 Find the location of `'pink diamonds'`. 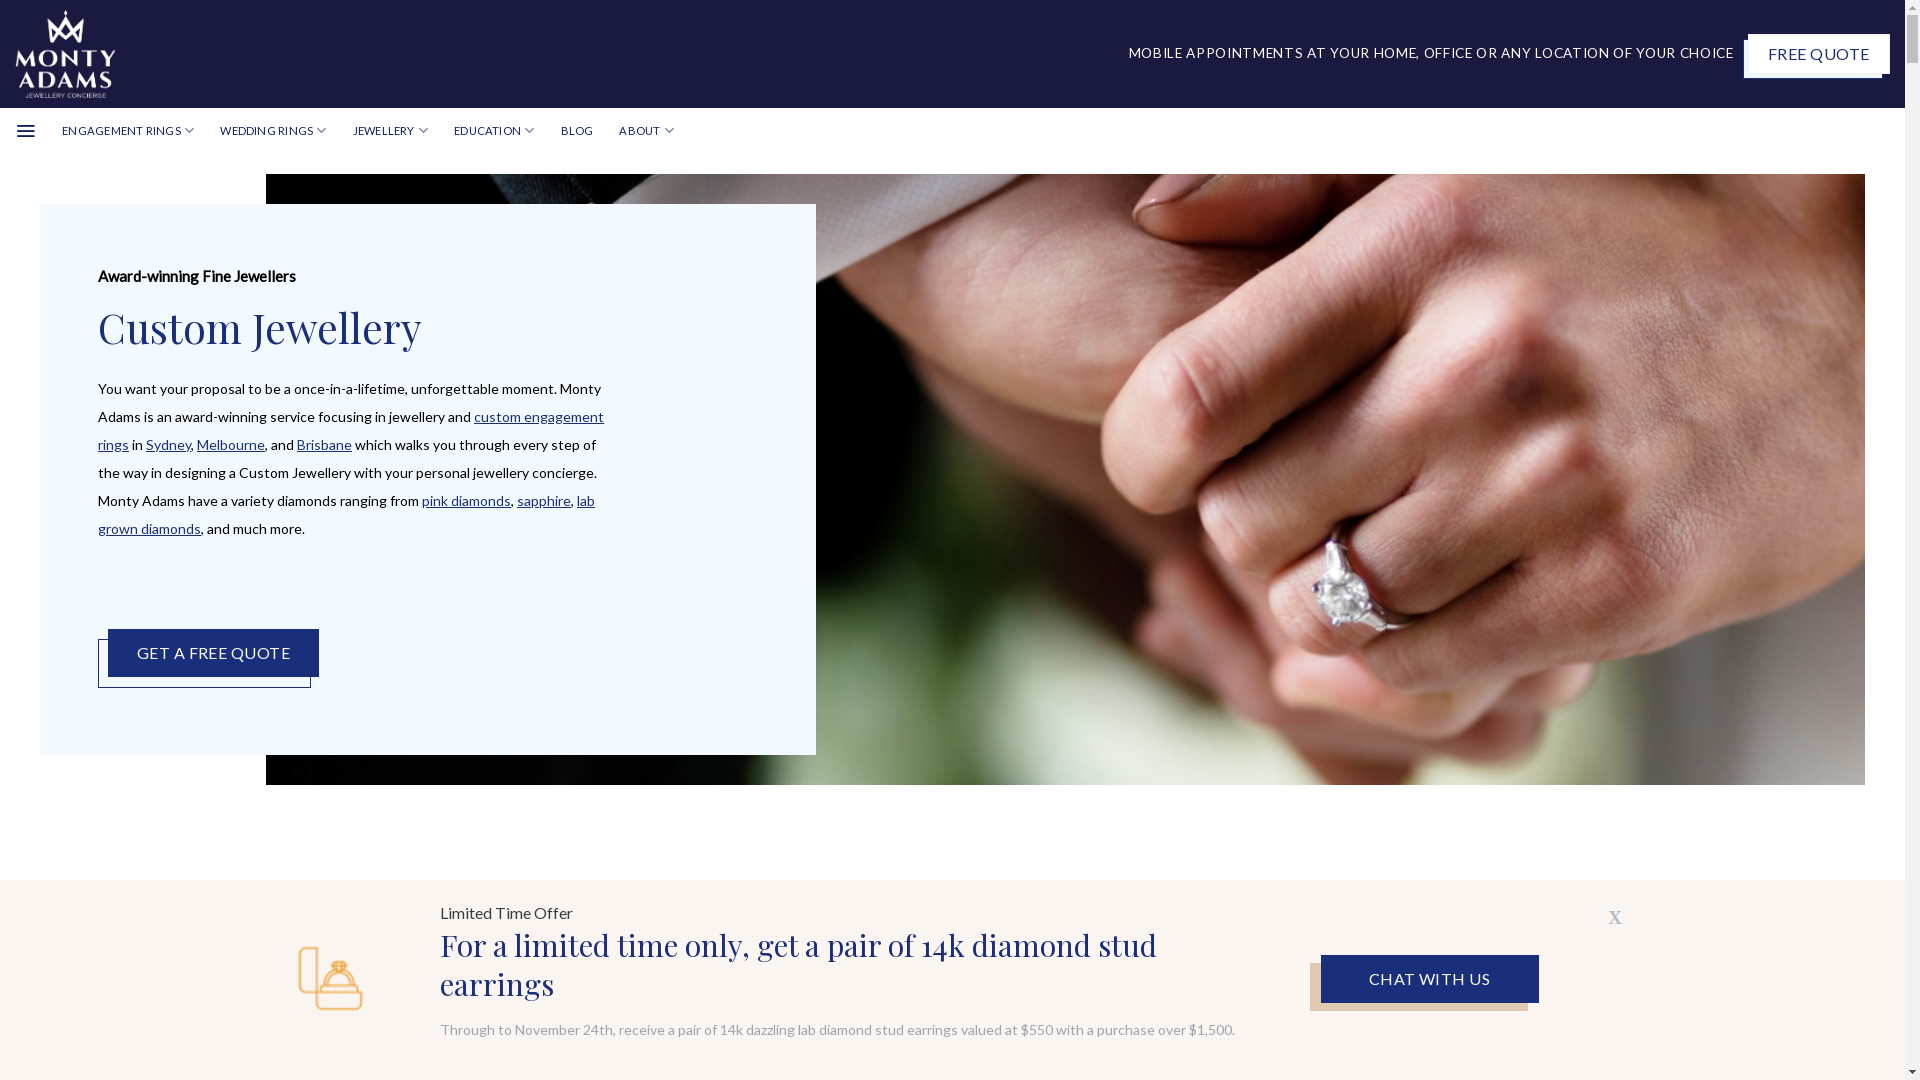

'pink diamonds' is located at coordinates (465, 499).